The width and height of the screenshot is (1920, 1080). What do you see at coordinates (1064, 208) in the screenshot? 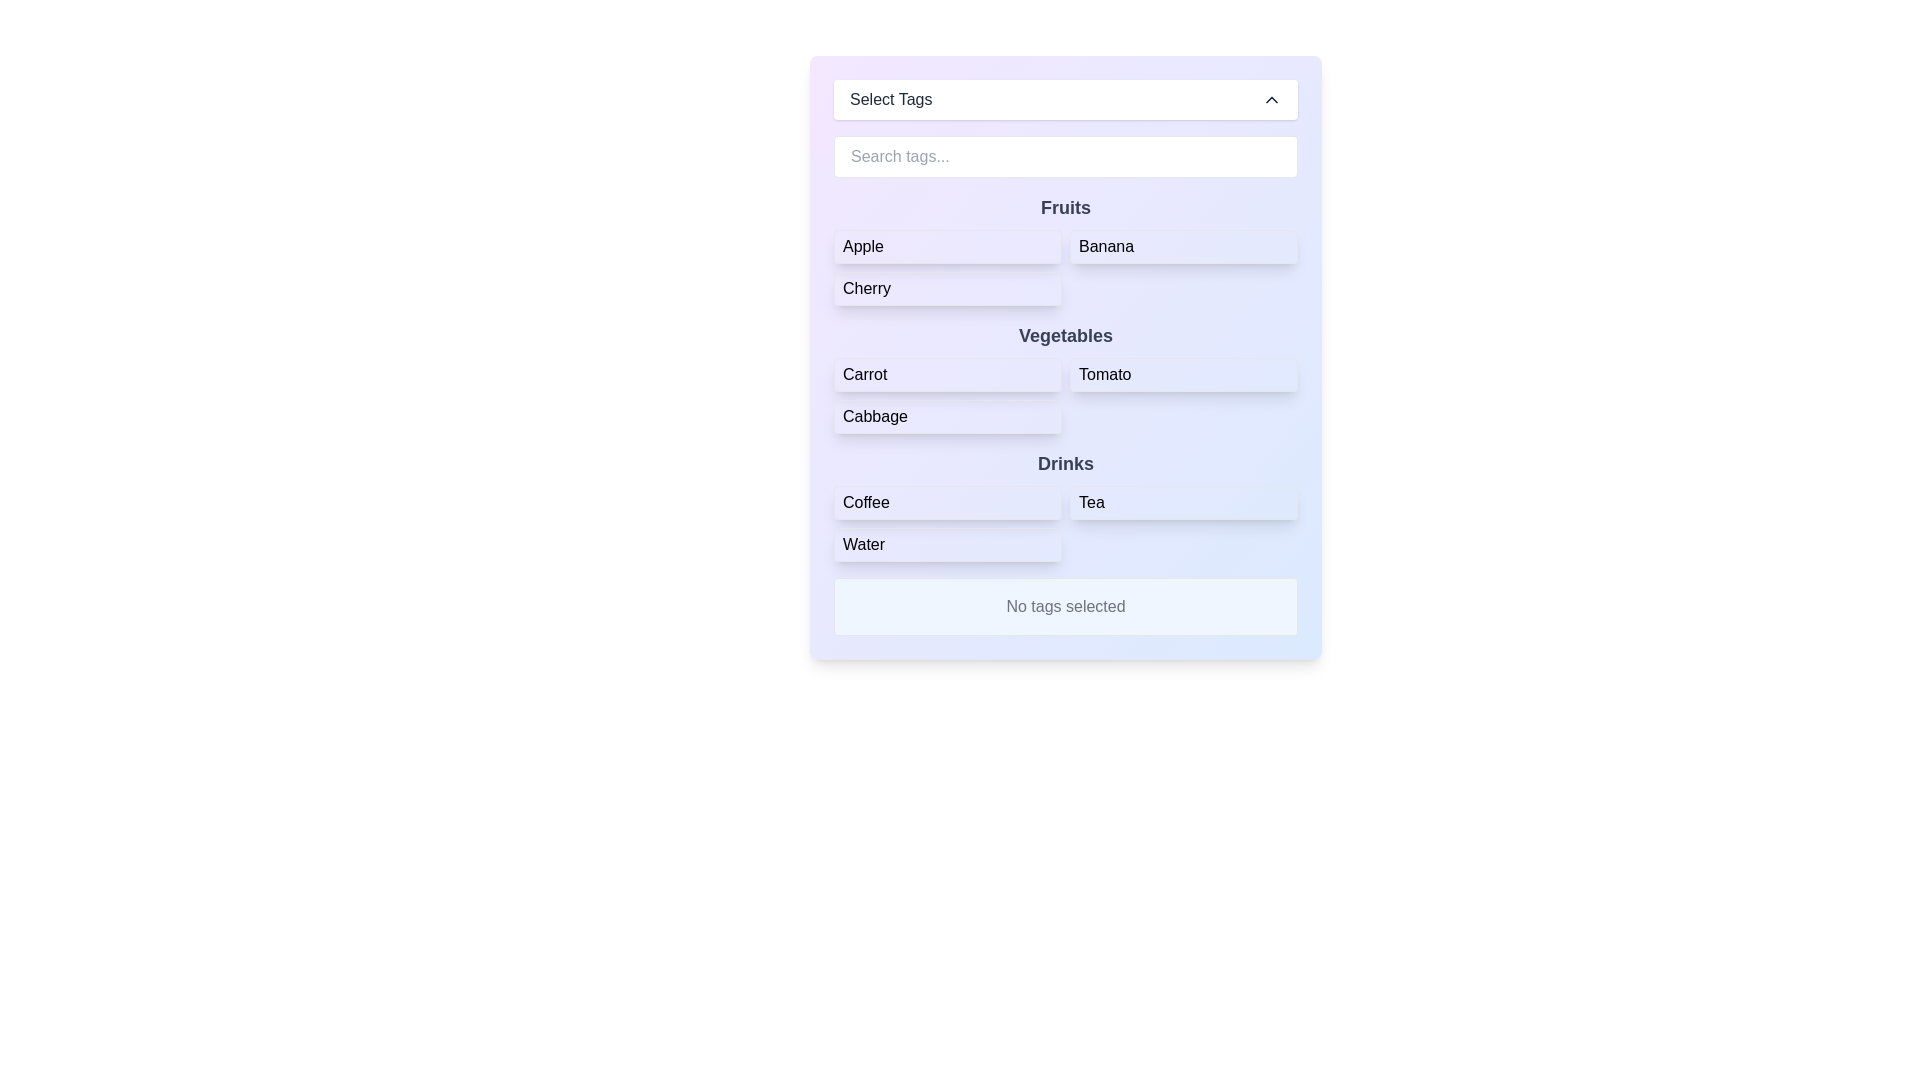
I see `the 'Fruits' section header text label located in the upper-middle section of the interface, which groups the items below it` at bounding box center [1064, 208].